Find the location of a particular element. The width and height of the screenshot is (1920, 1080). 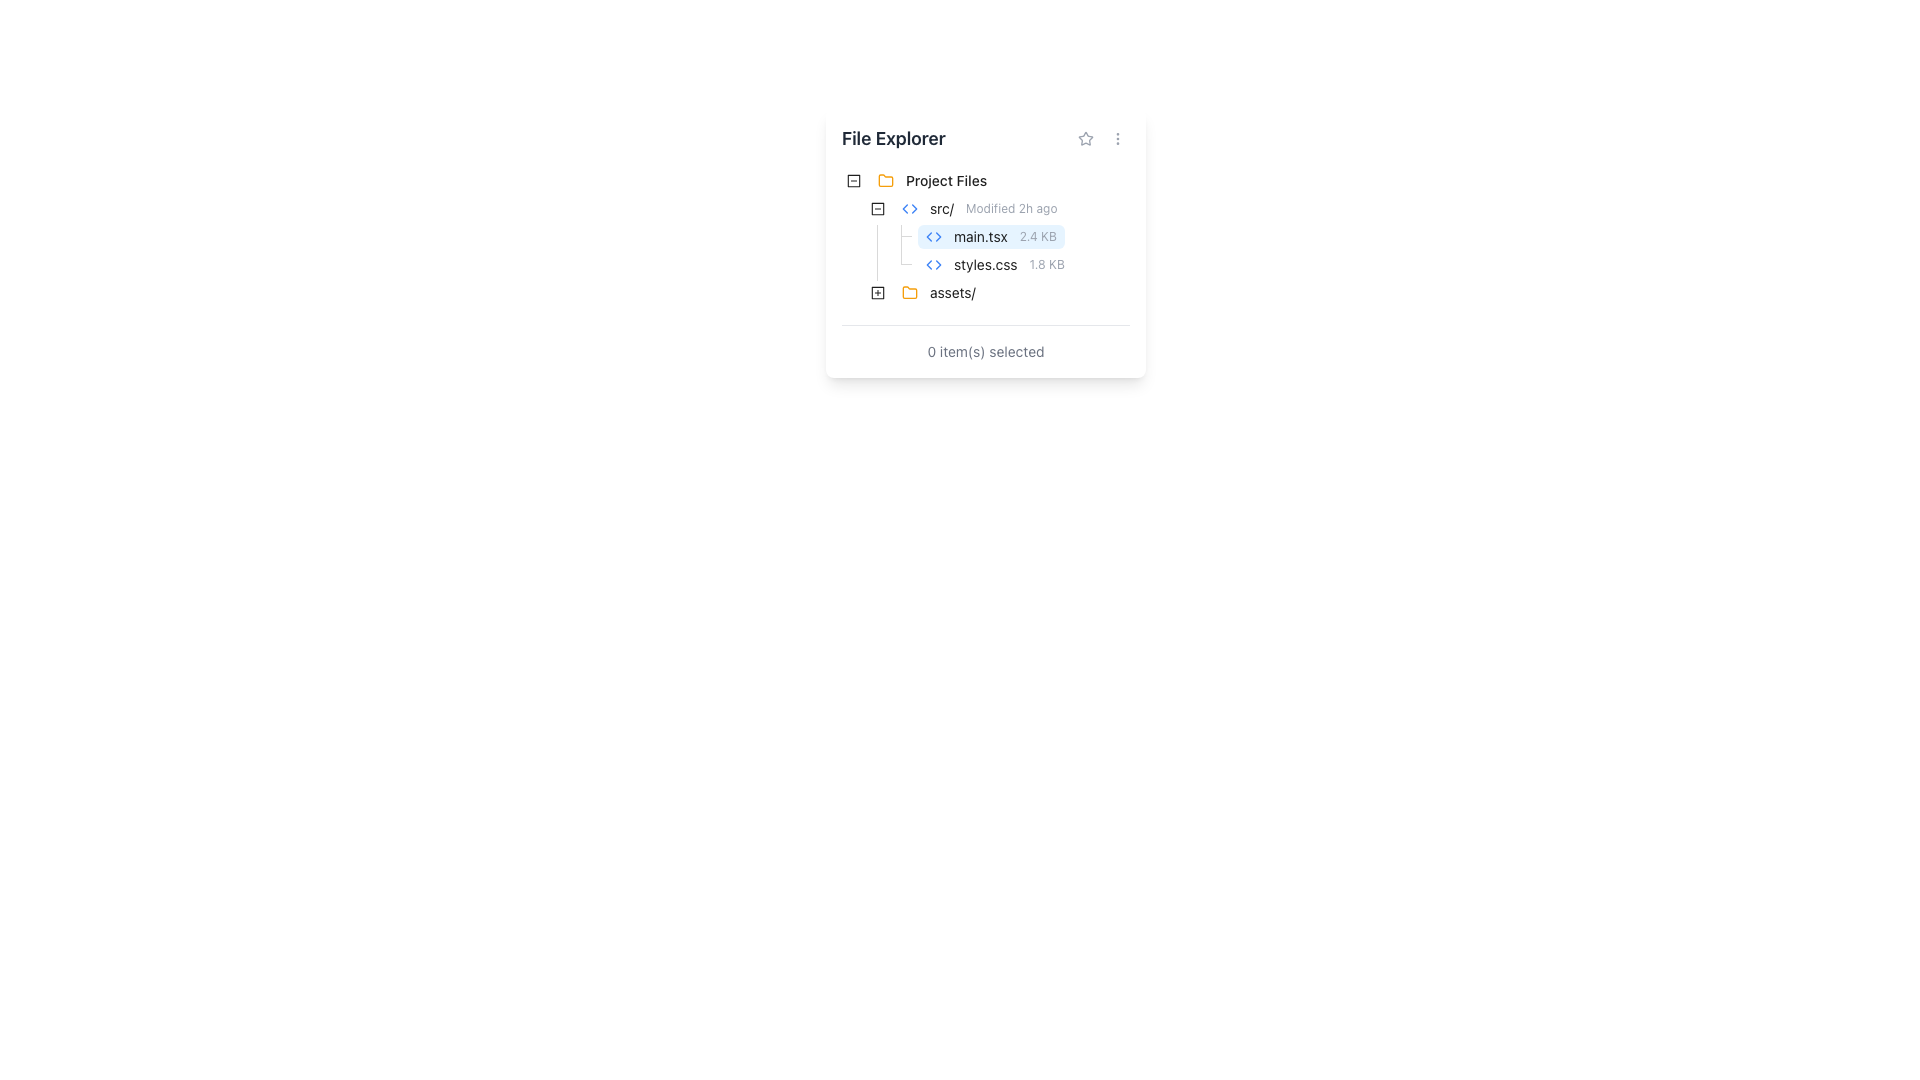

the decorative indentation marker located to the left of the node labeled 'main.tsx 2.4 KB' in the tree structure is located at coordinates (865, 235).